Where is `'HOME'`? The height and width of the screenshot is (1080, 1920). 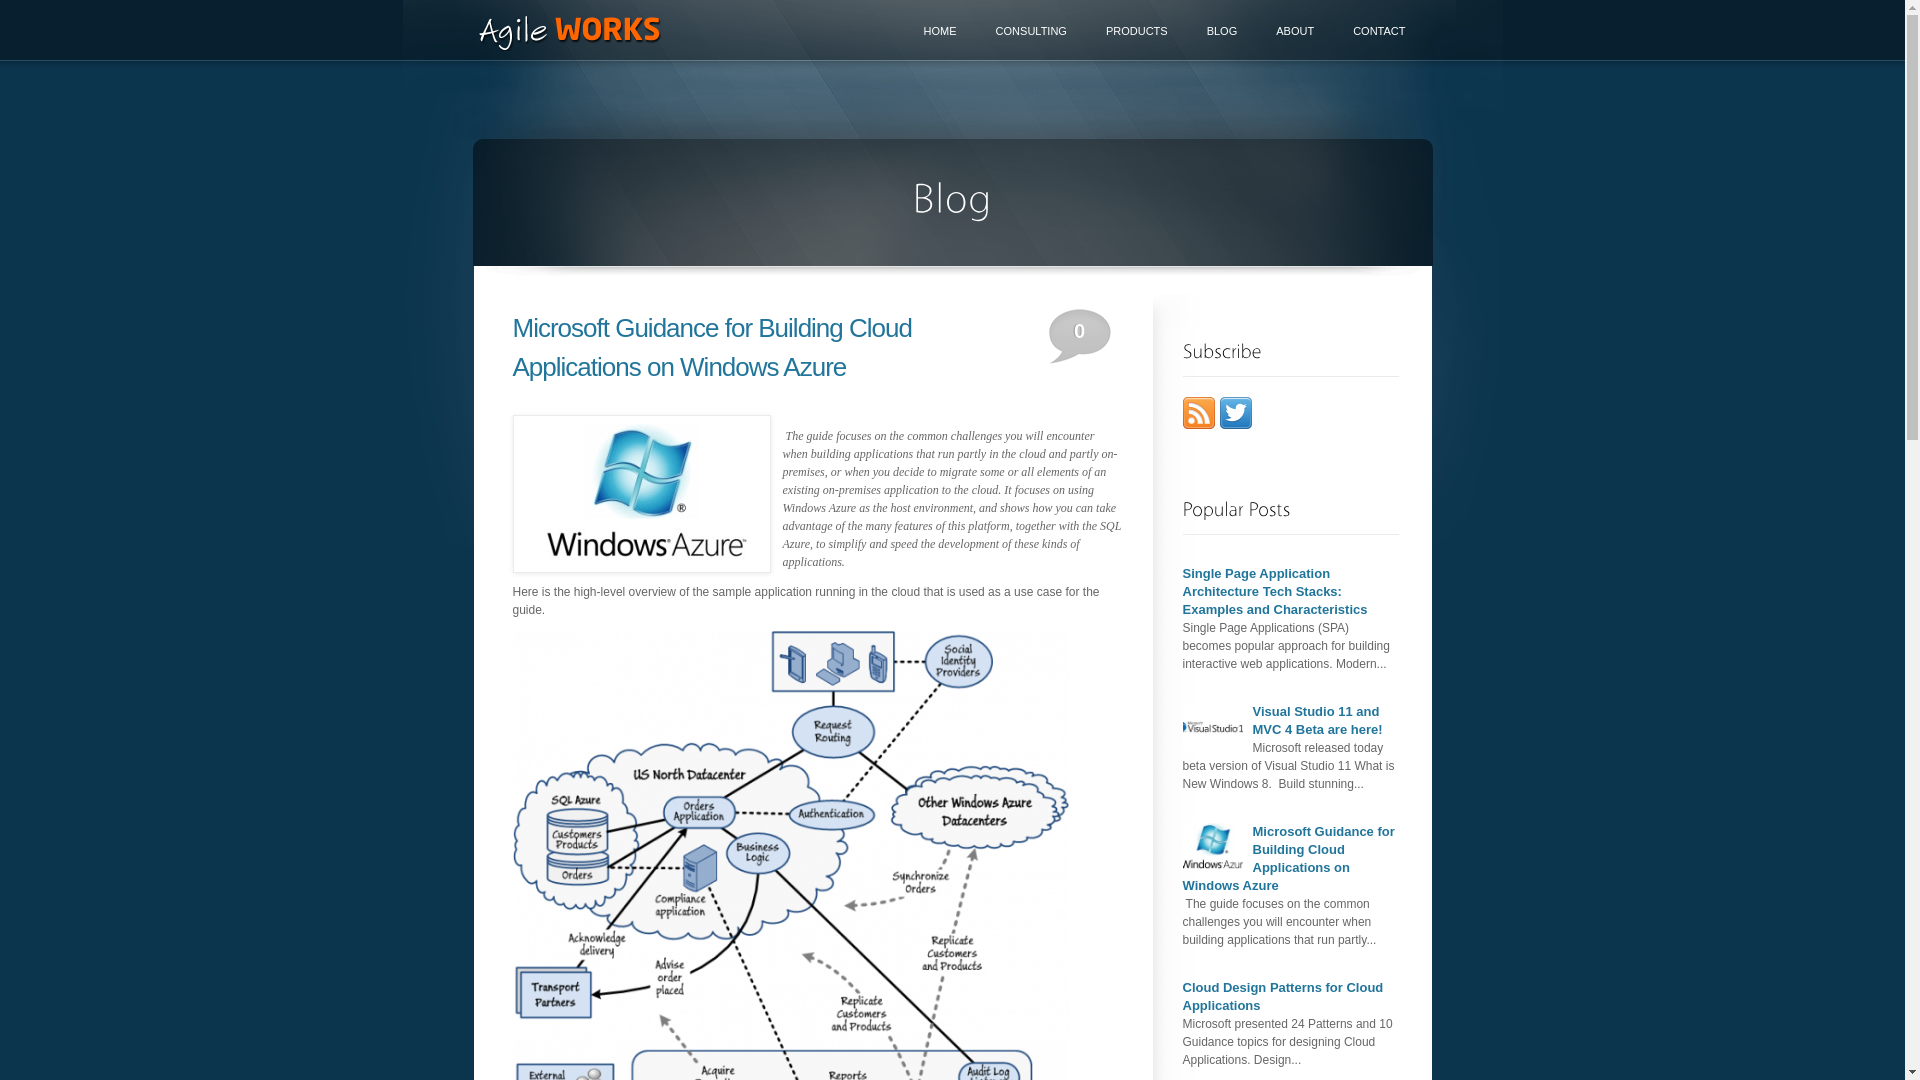 'HOME' is located at coordinates (939, 31).